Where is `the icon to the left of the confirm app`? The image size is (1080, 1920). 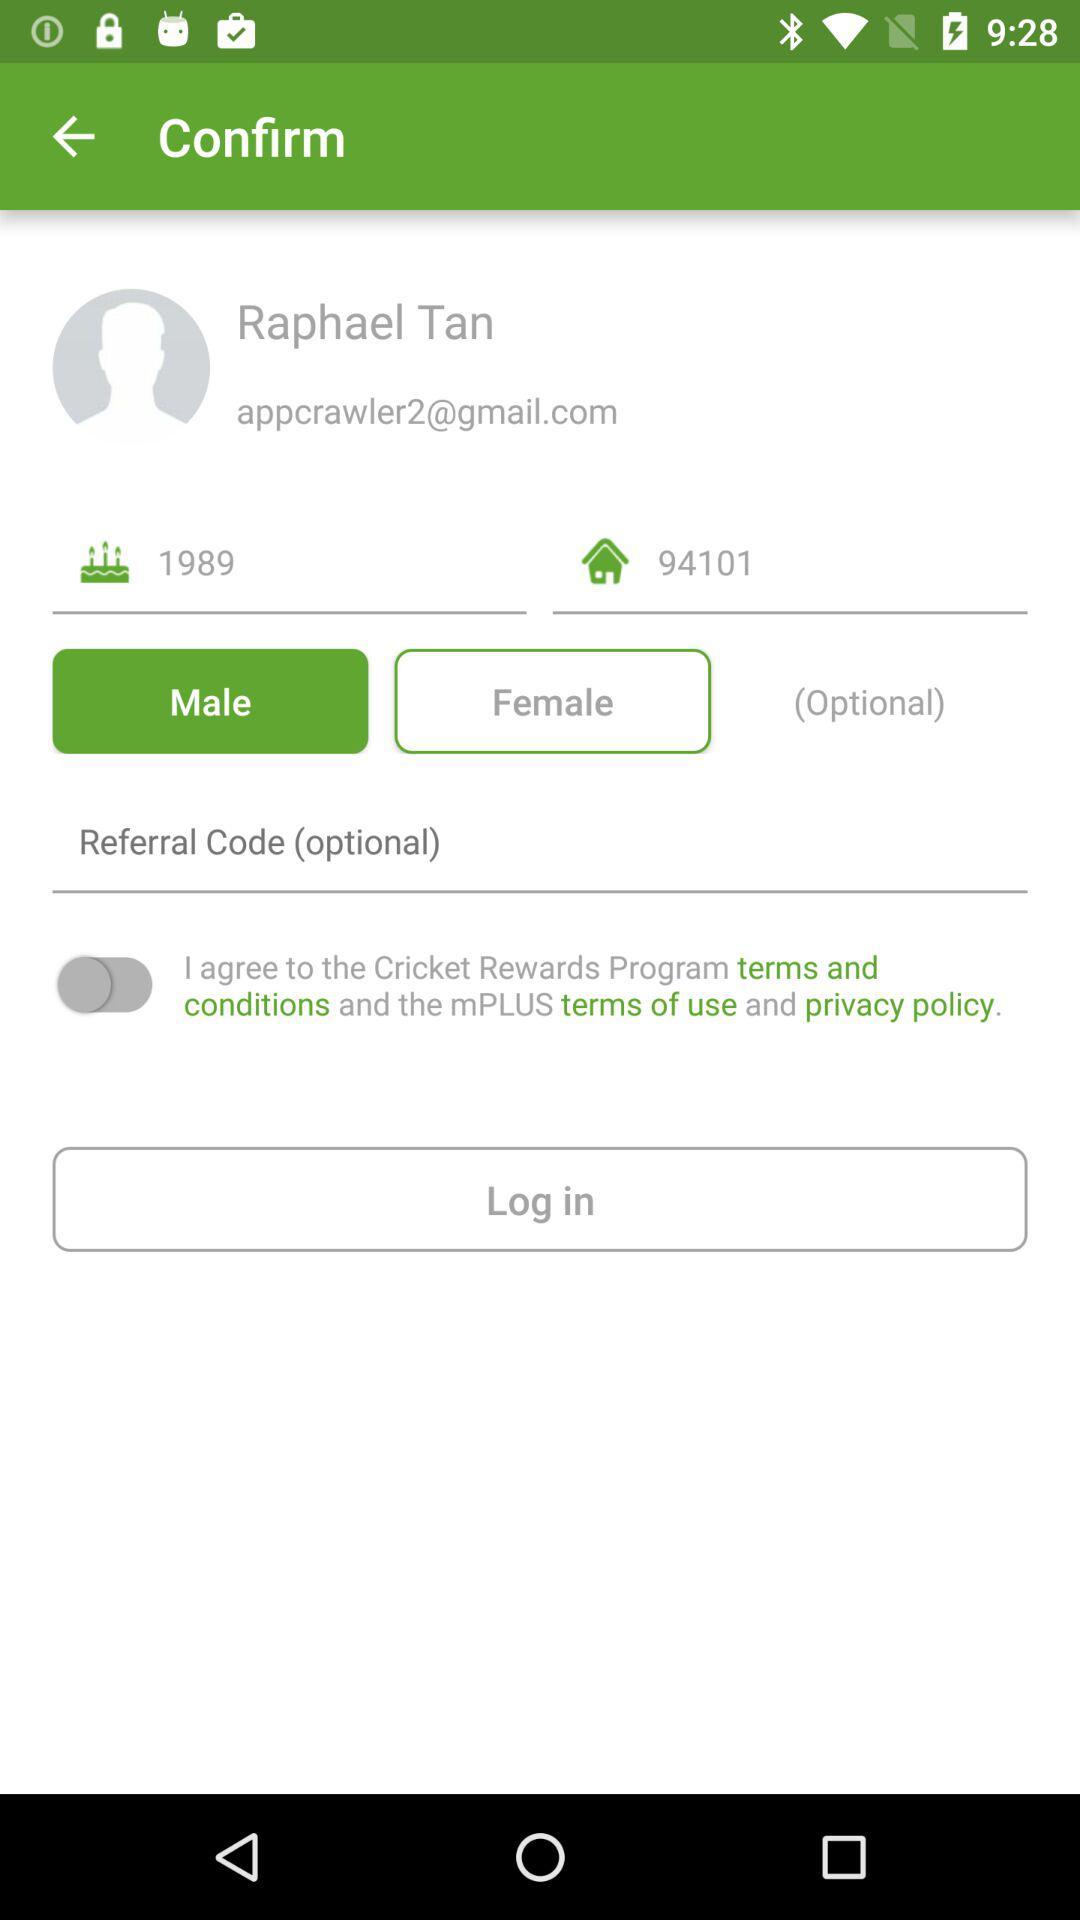
the icon to the left of the confirm app is located at coordinates (72, 135).